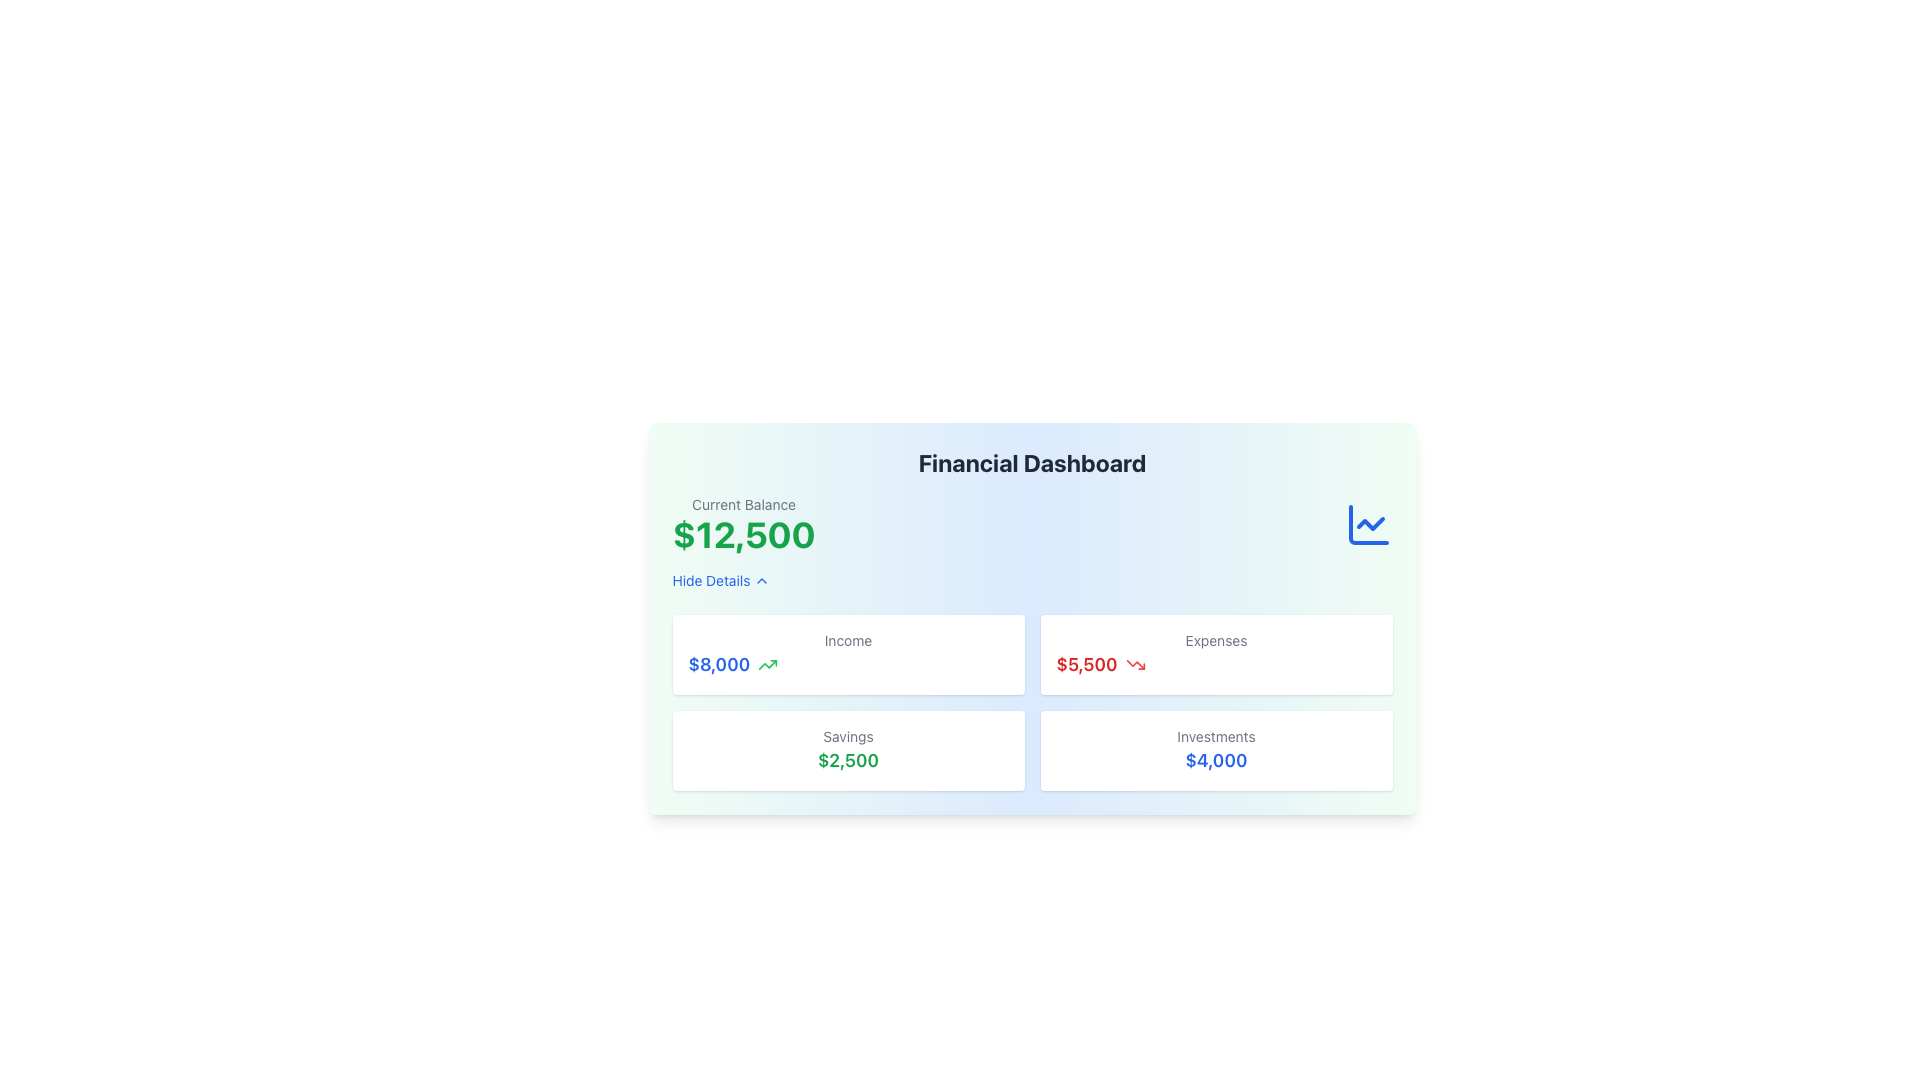 The image size is (1920, 1080). What do you see at coordinates (1215, 655) in the screenshot?
I see `displayed information on the white rectangular Information display card showing 'Expenses' and '$5,500' in the Financial Dashboard` at bounding box center [1215, 655].